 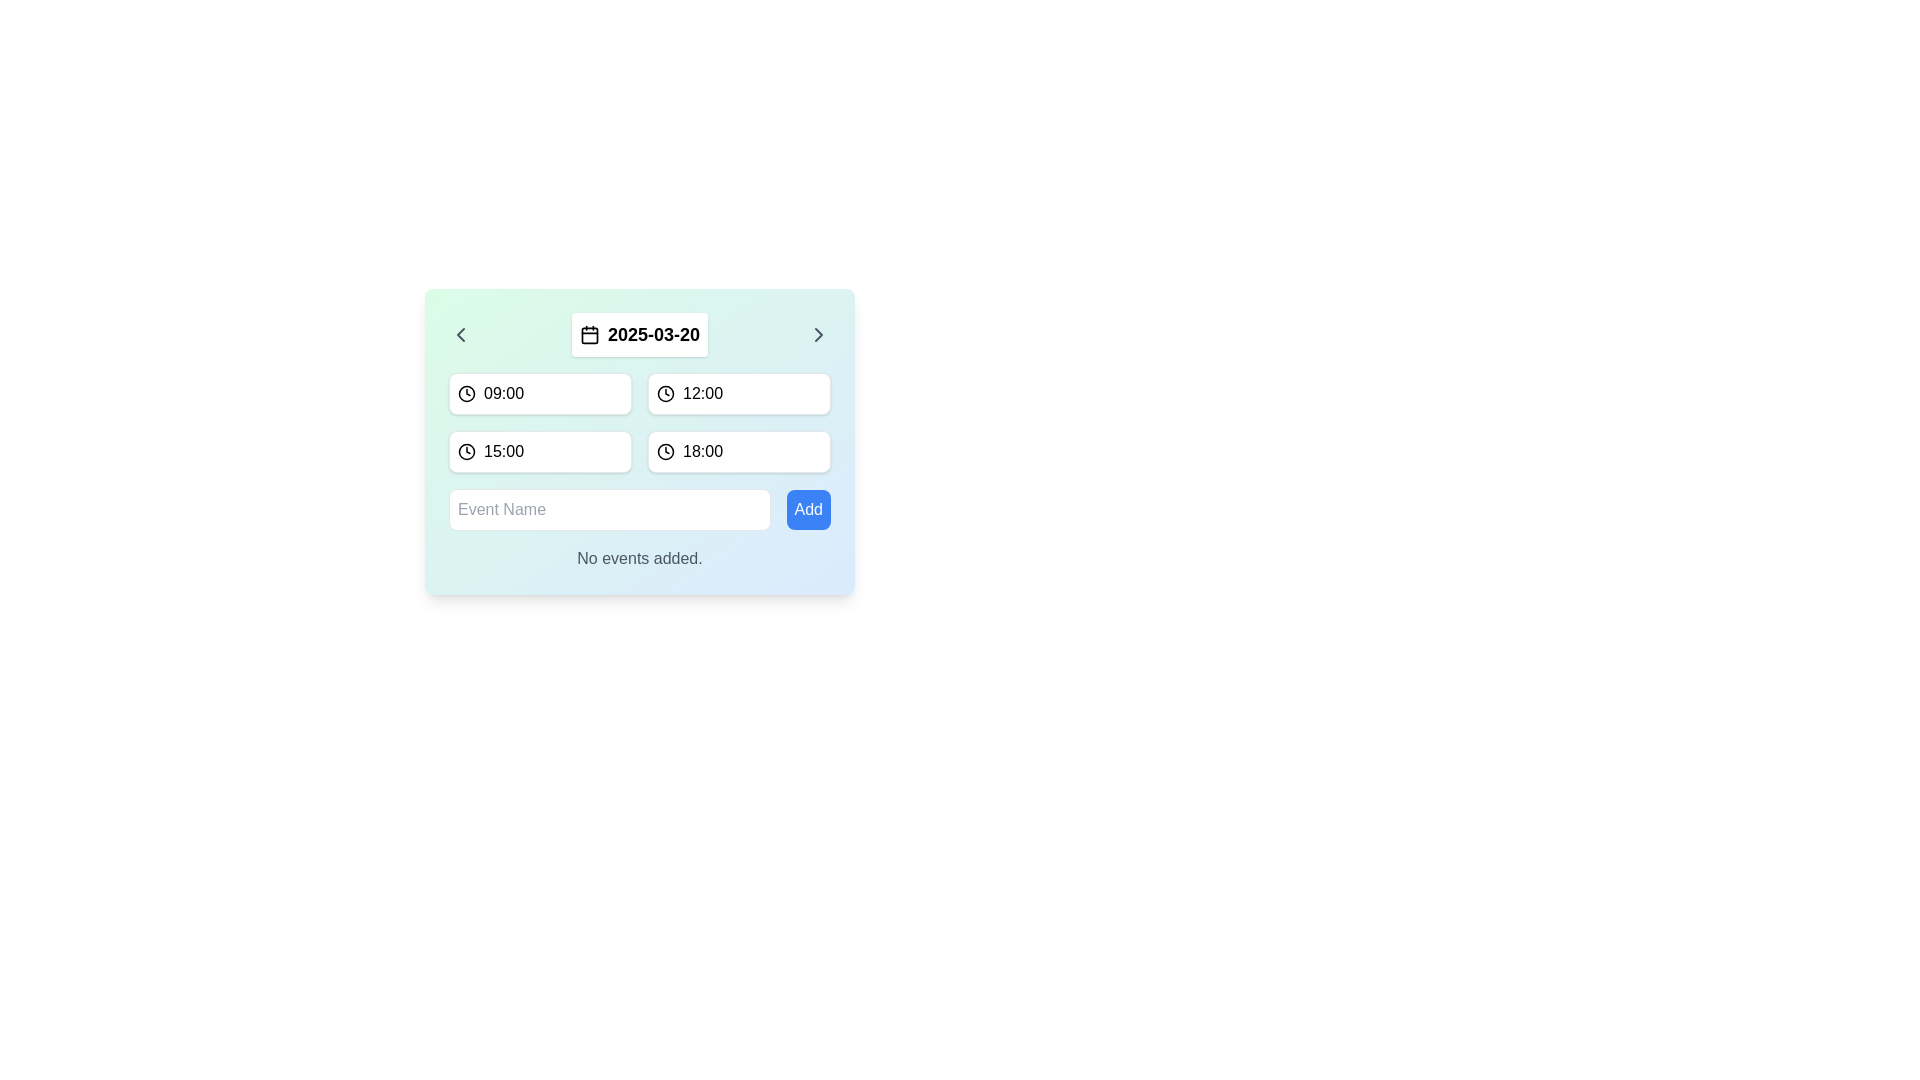 What do you see at coordinates (653, 334) in the screenshot?
I see `the Text Label that displays the selected date, which is located inside a small white rectangular block with rounded corners and a shadow effect, positioned in the top-middle section of the interface beside a calendar icon` at bounding box center [653, 334].